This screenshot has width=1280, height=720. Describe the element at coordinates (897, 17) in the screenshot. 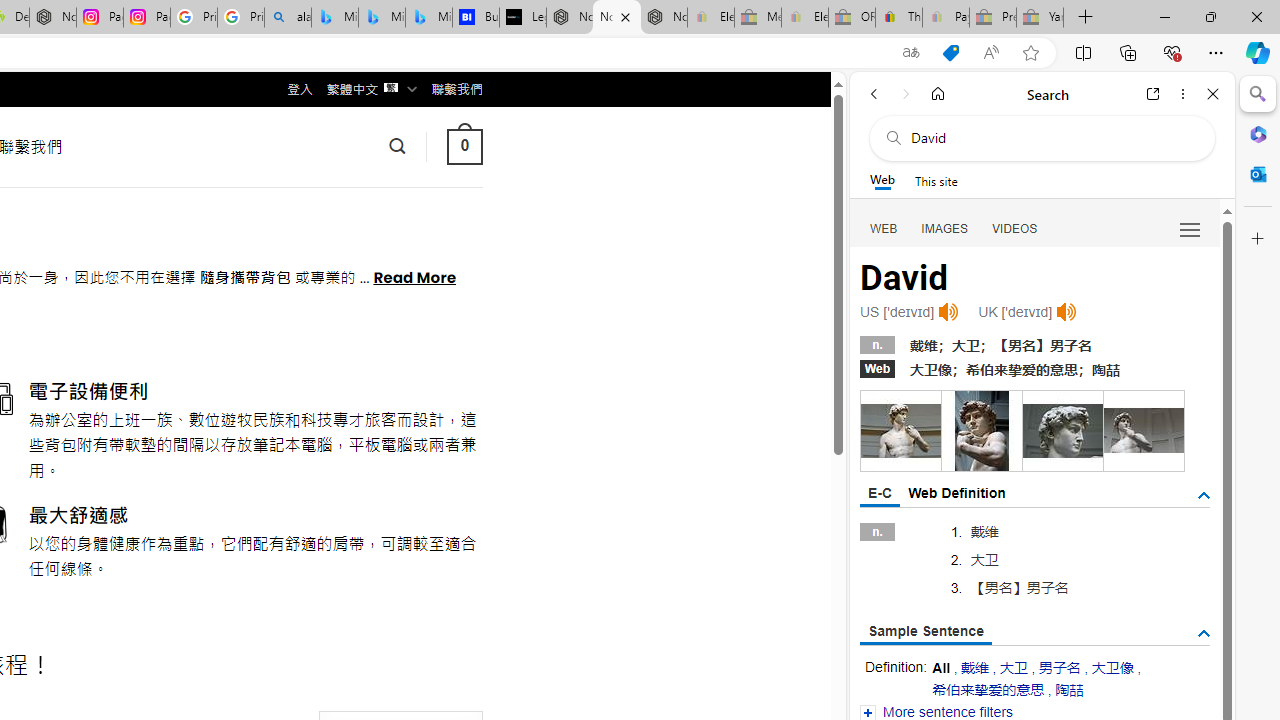

I see `'Threats and offensive language policy | eBay'` at that location.